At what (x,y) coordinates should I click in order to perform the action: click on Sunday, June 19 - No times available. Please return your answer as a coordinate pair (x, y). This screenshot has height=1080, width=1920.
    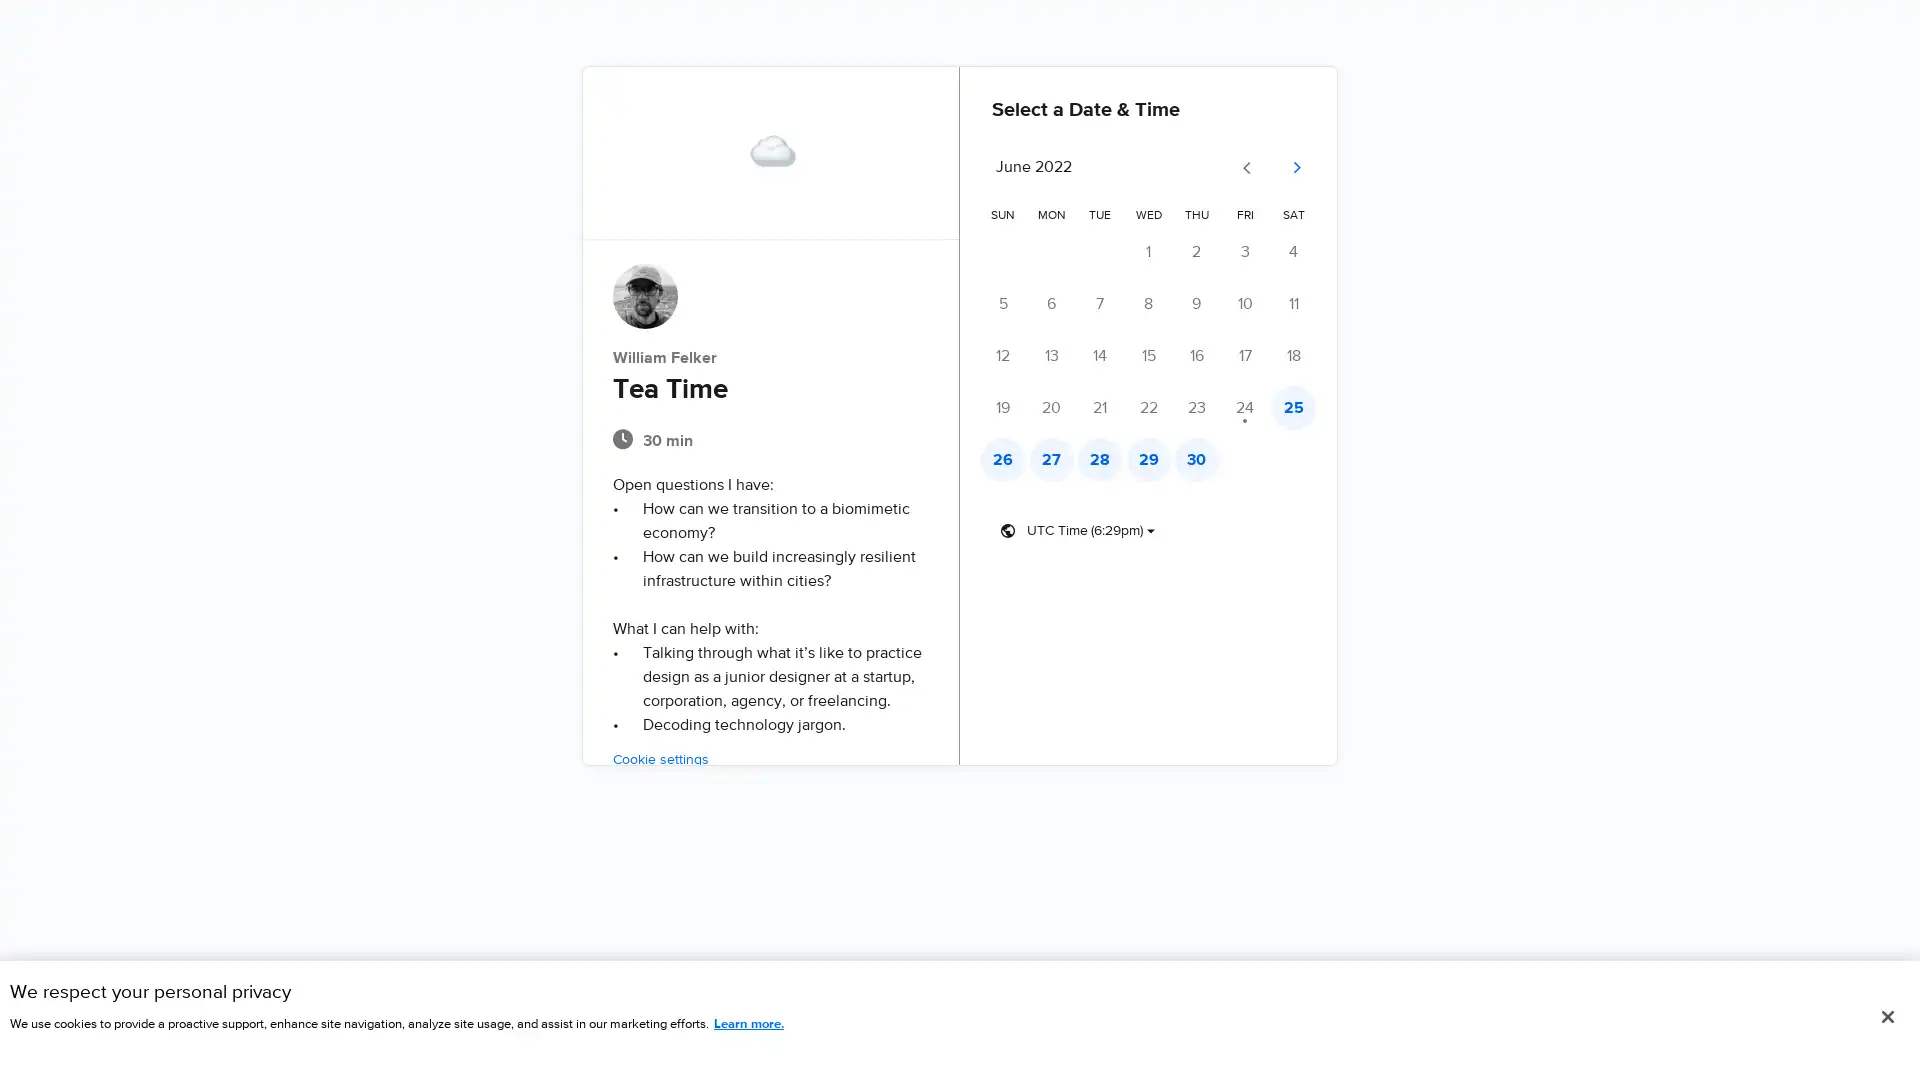
    Looking at the image, I should click on (1003, 407).